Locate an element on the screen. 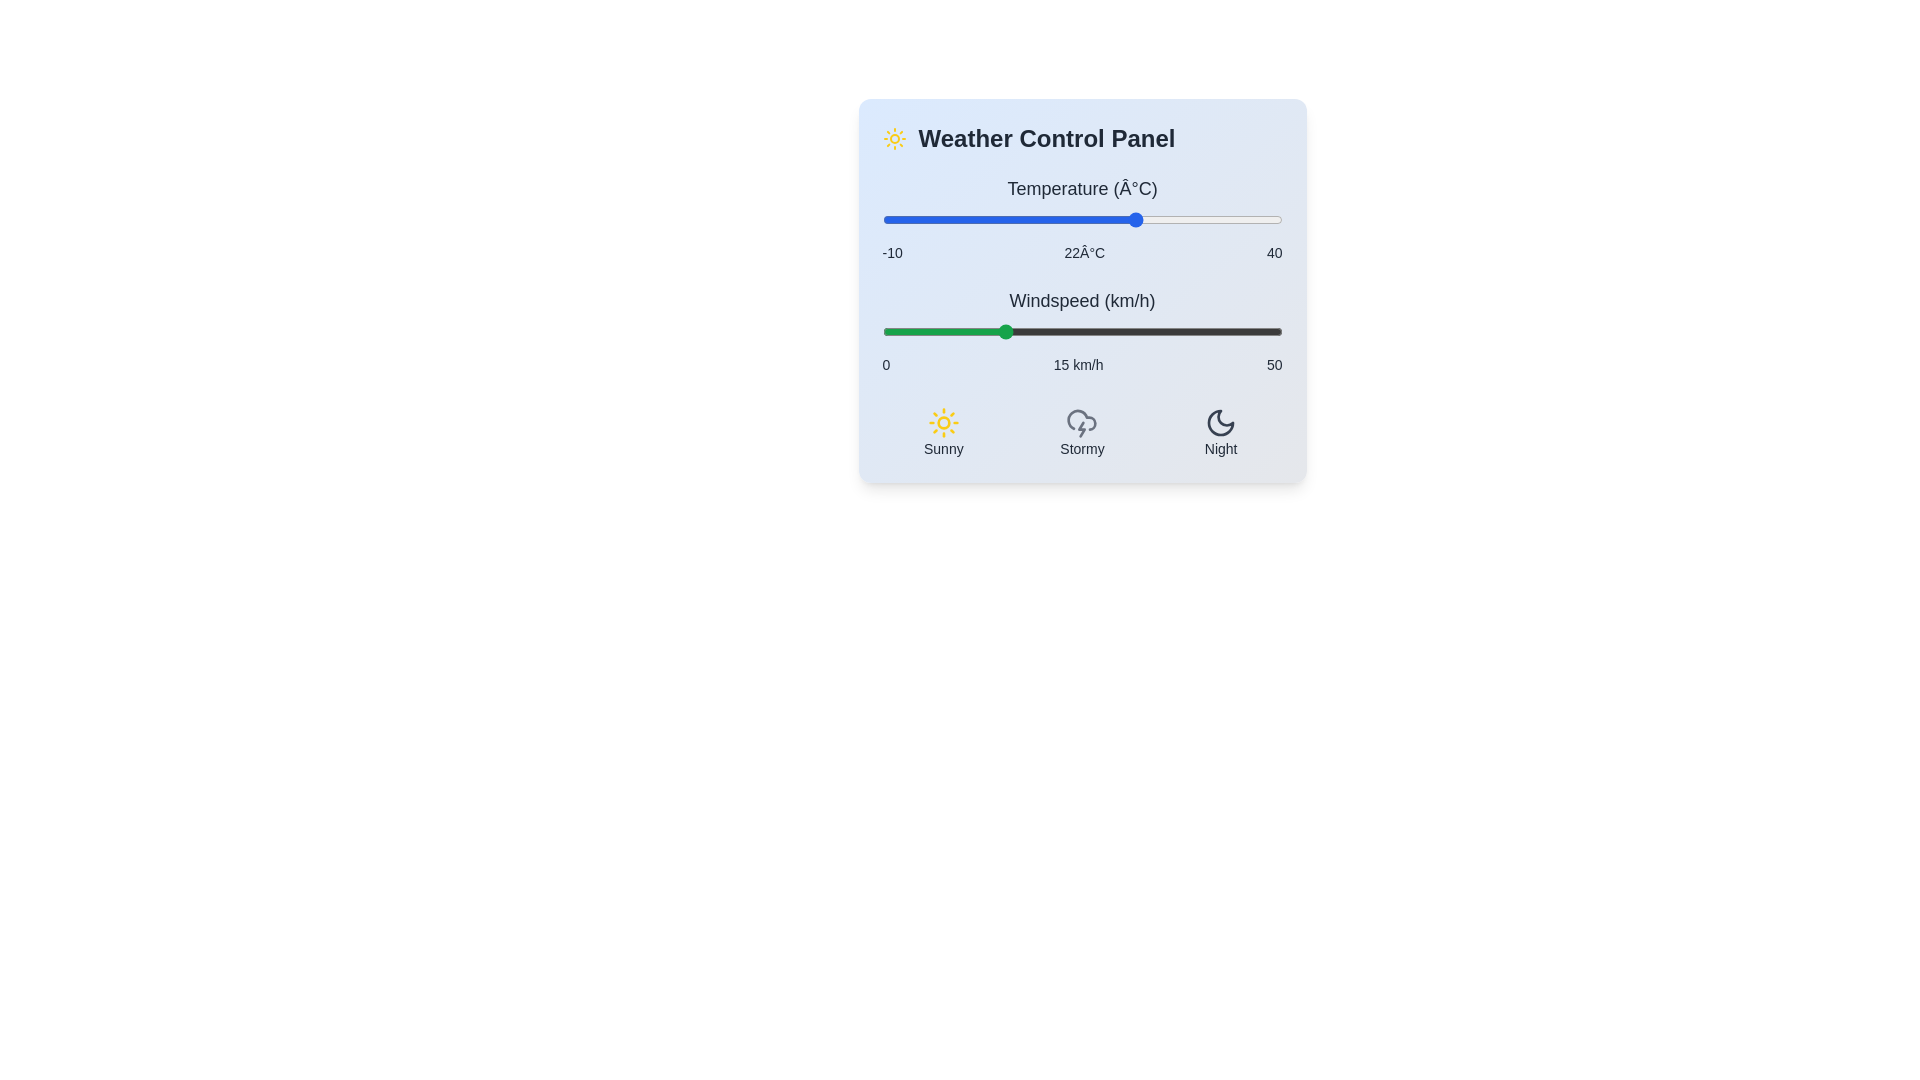 The image size is (1920, 1080). the static text displaying the current wind speed, which is located between the numeric values '0' and '50' and below the 'Wind Speed (km/h)' label is located at coordinates (1077, 365).